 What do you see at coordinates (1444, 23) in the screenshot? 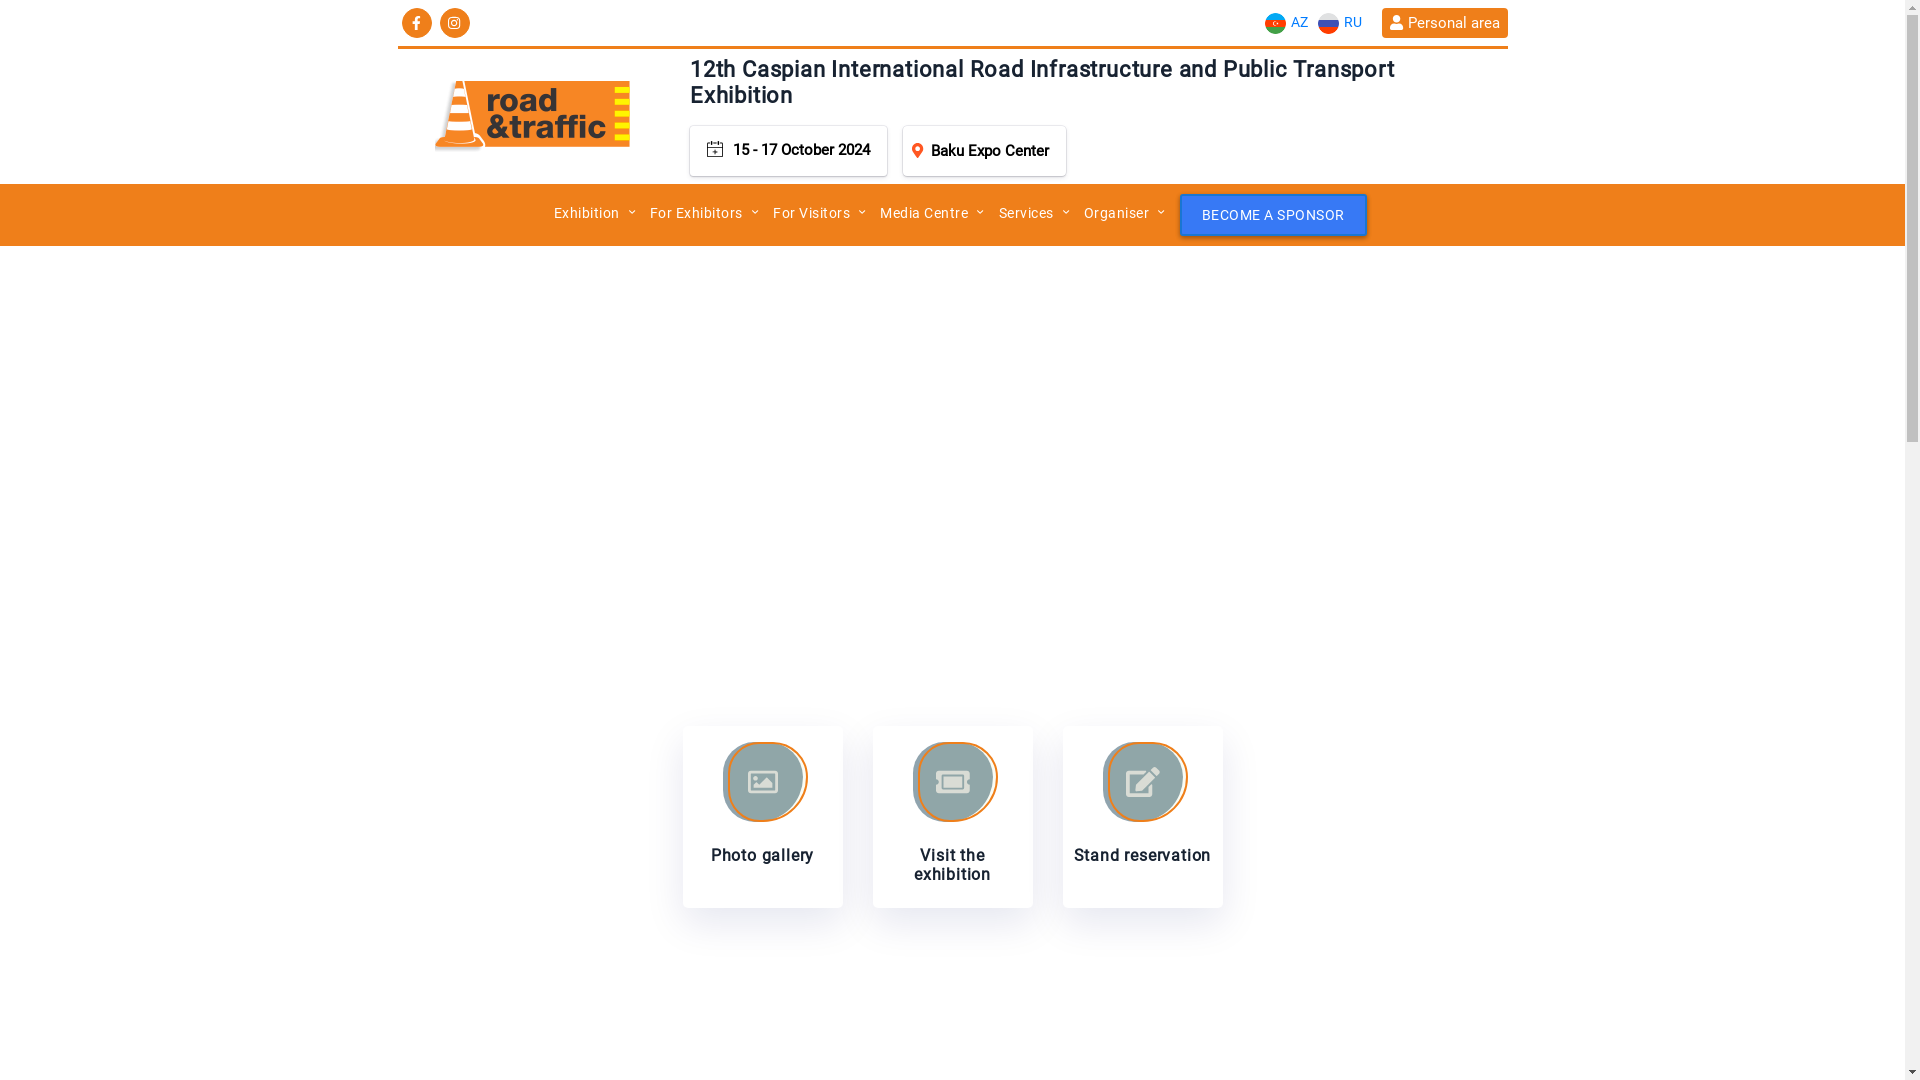
I see `'Personal area'` at bounding box center [1444, 23].